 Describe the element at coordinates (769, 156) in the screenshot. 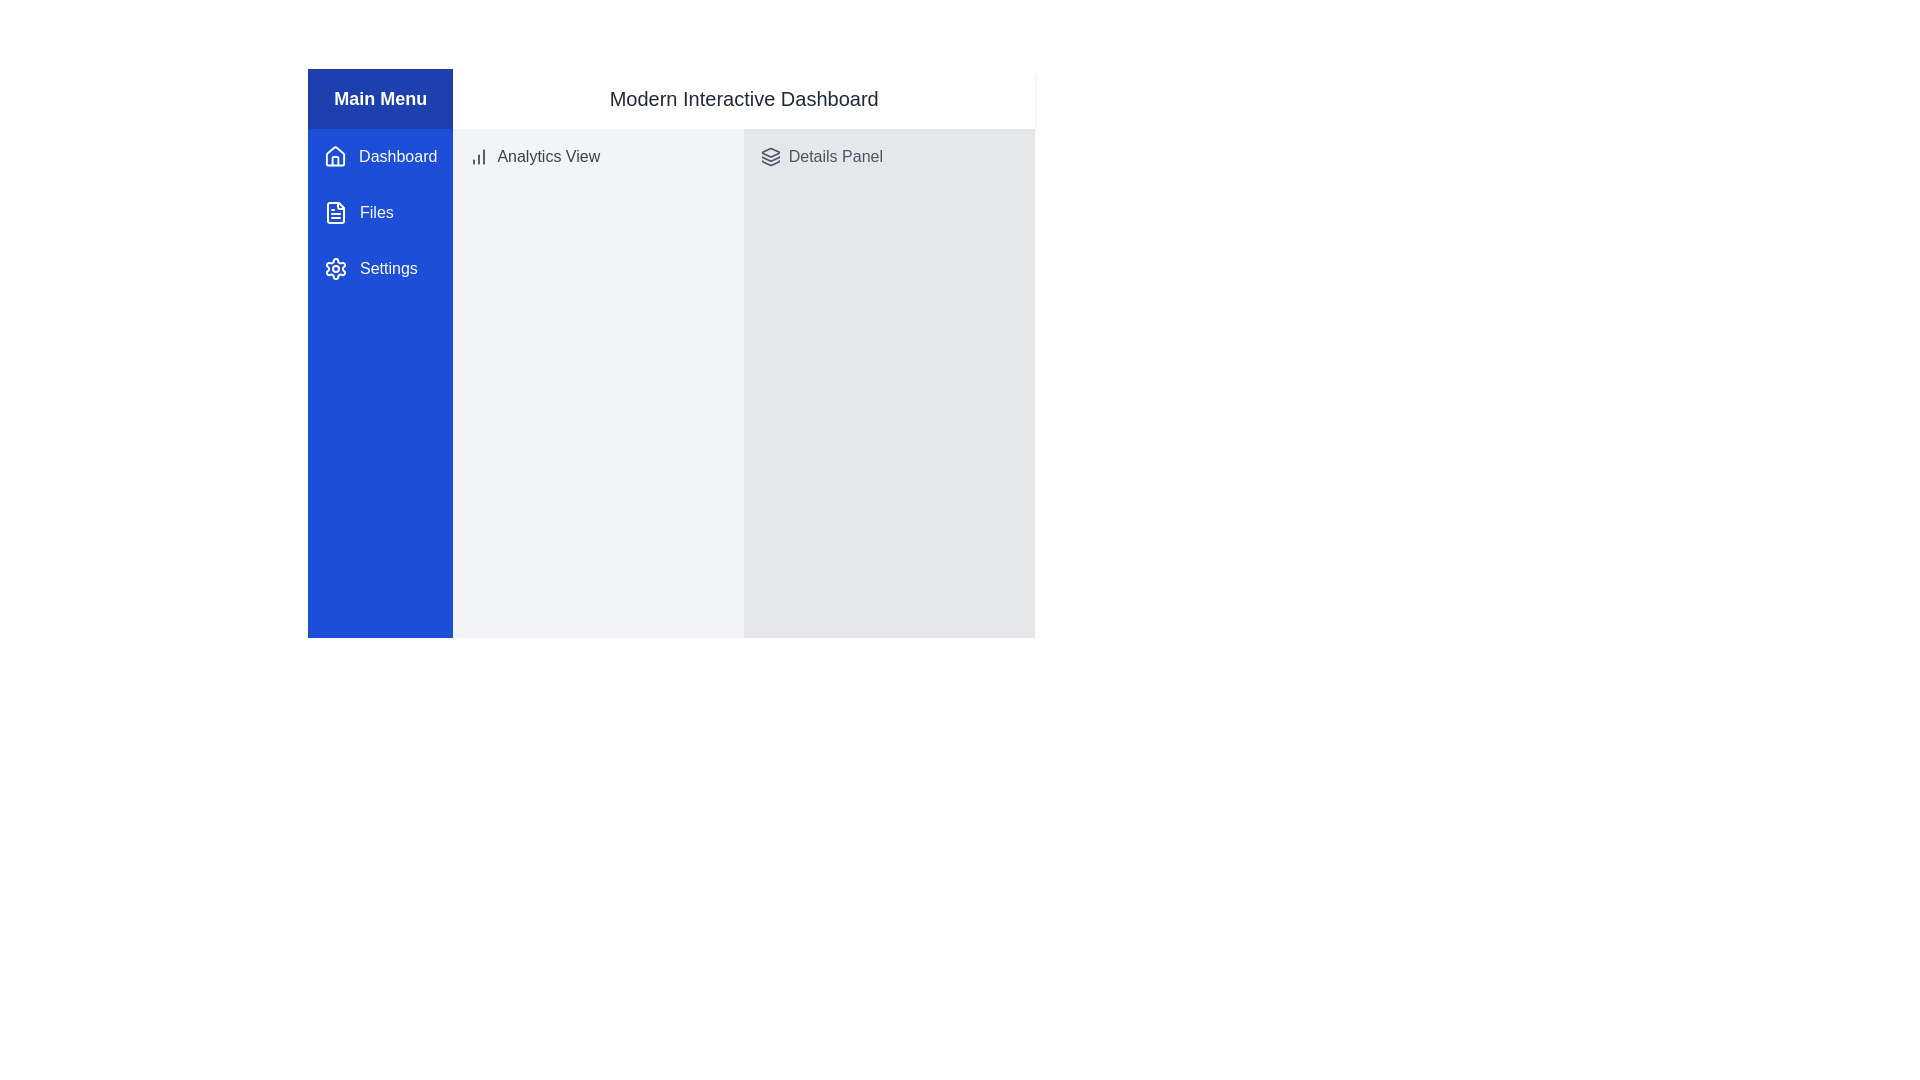

I see `the first icon in the 'Details Panel' section, located to the left of the text 'Details Panel'` at that location.